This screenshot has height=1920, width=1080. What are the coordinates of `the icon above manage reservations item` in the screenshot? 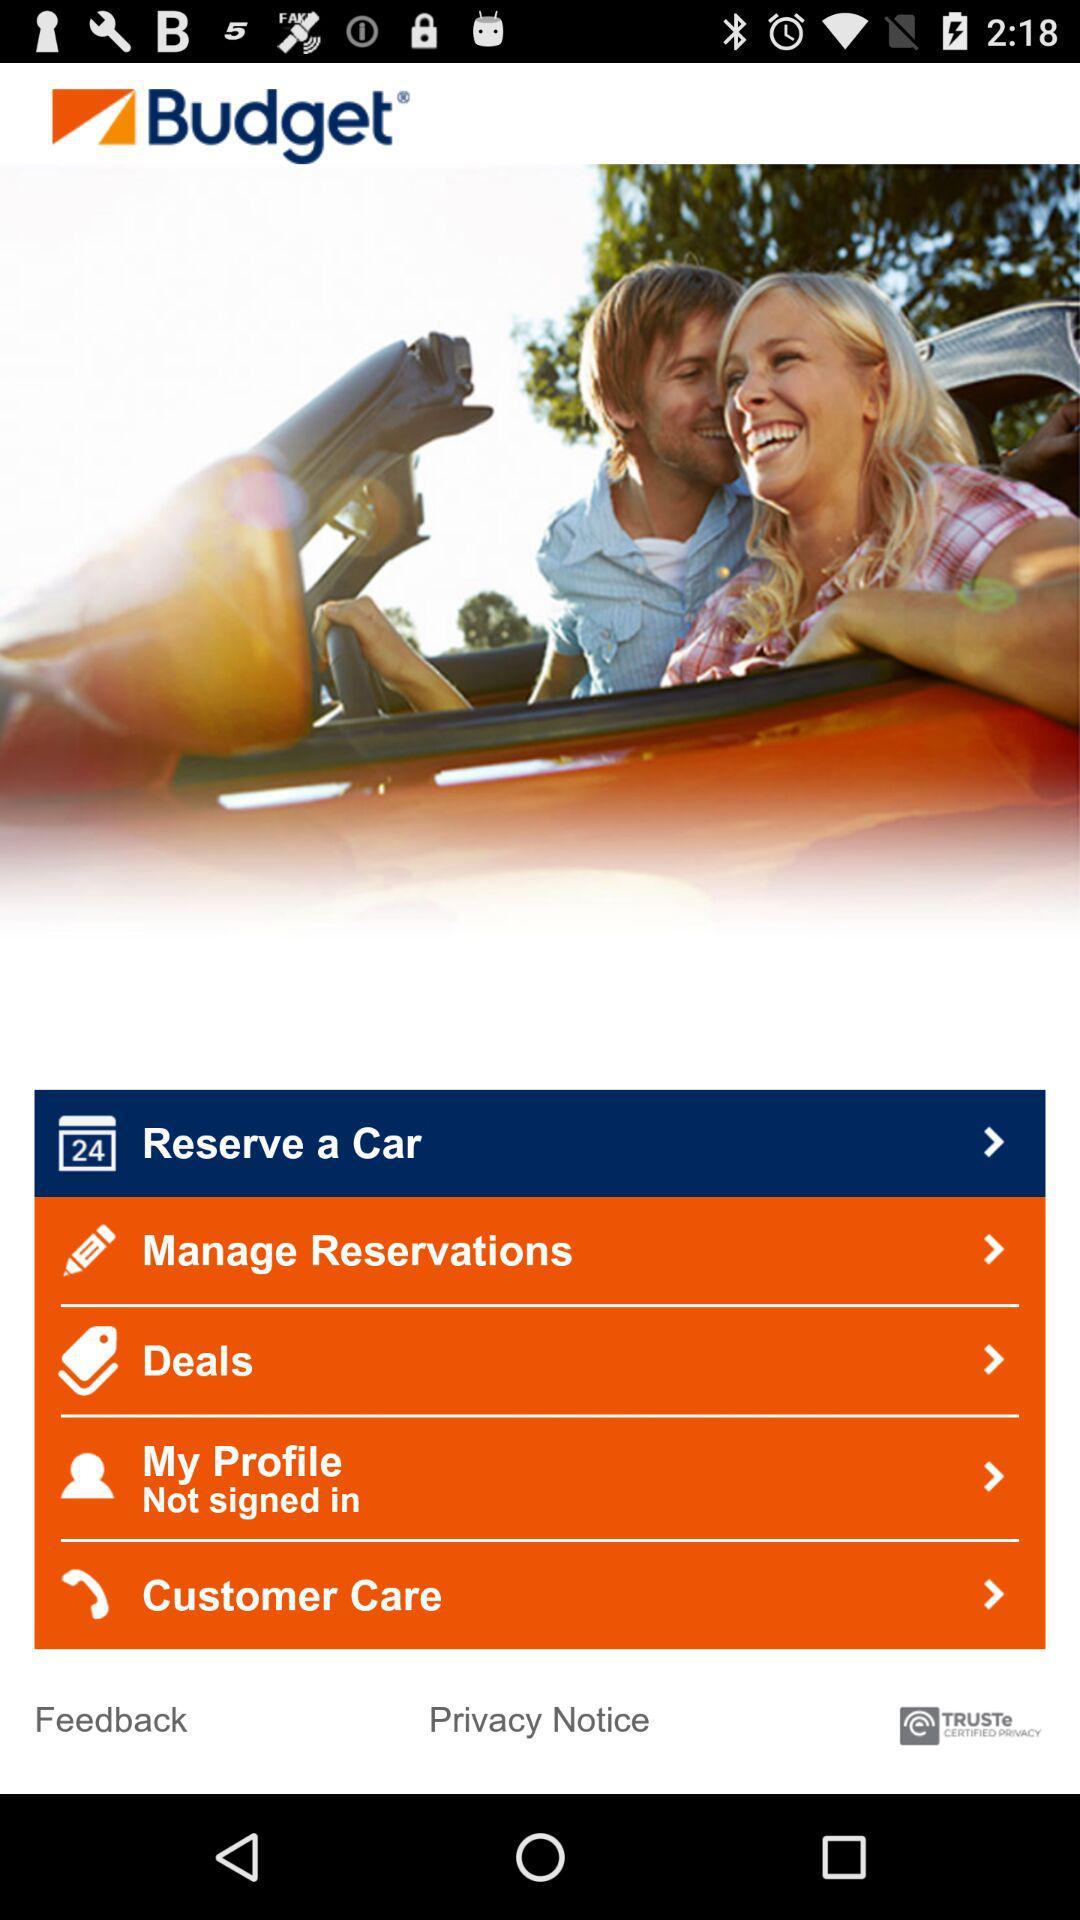 It's located at (540, 1143).